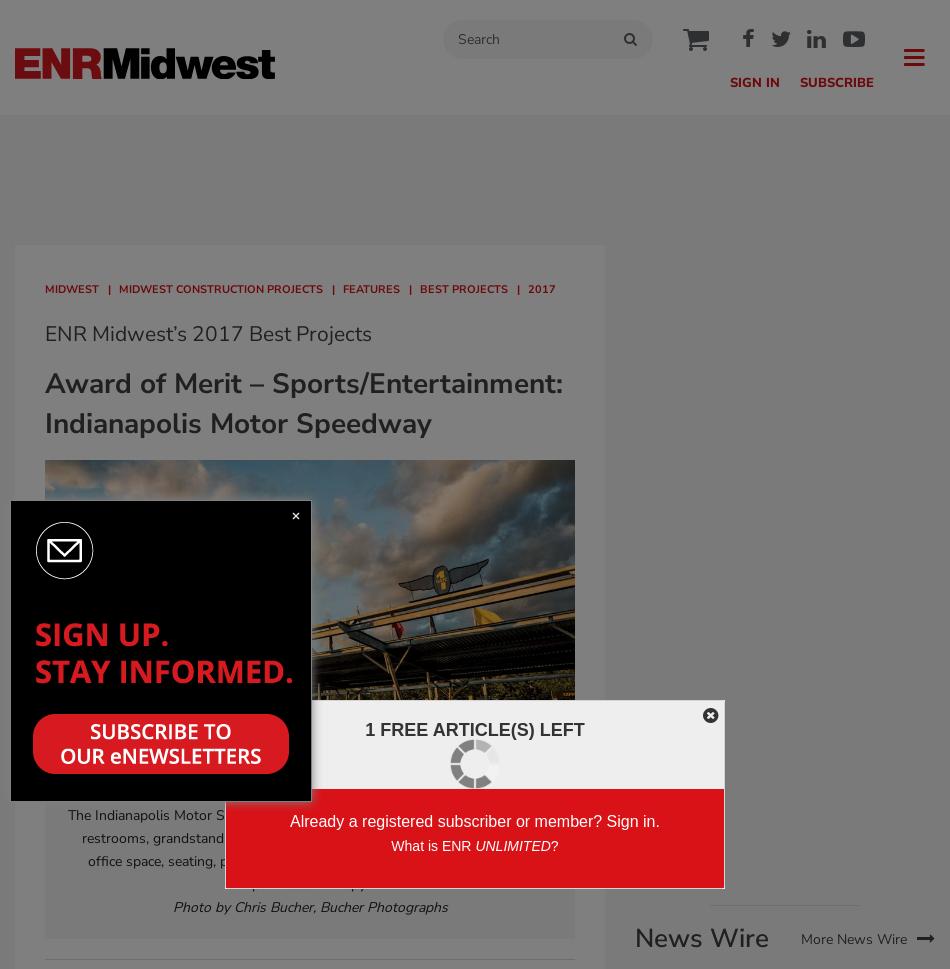 The image size is (950, 969). I want to click on '2017', so click(541, 289).